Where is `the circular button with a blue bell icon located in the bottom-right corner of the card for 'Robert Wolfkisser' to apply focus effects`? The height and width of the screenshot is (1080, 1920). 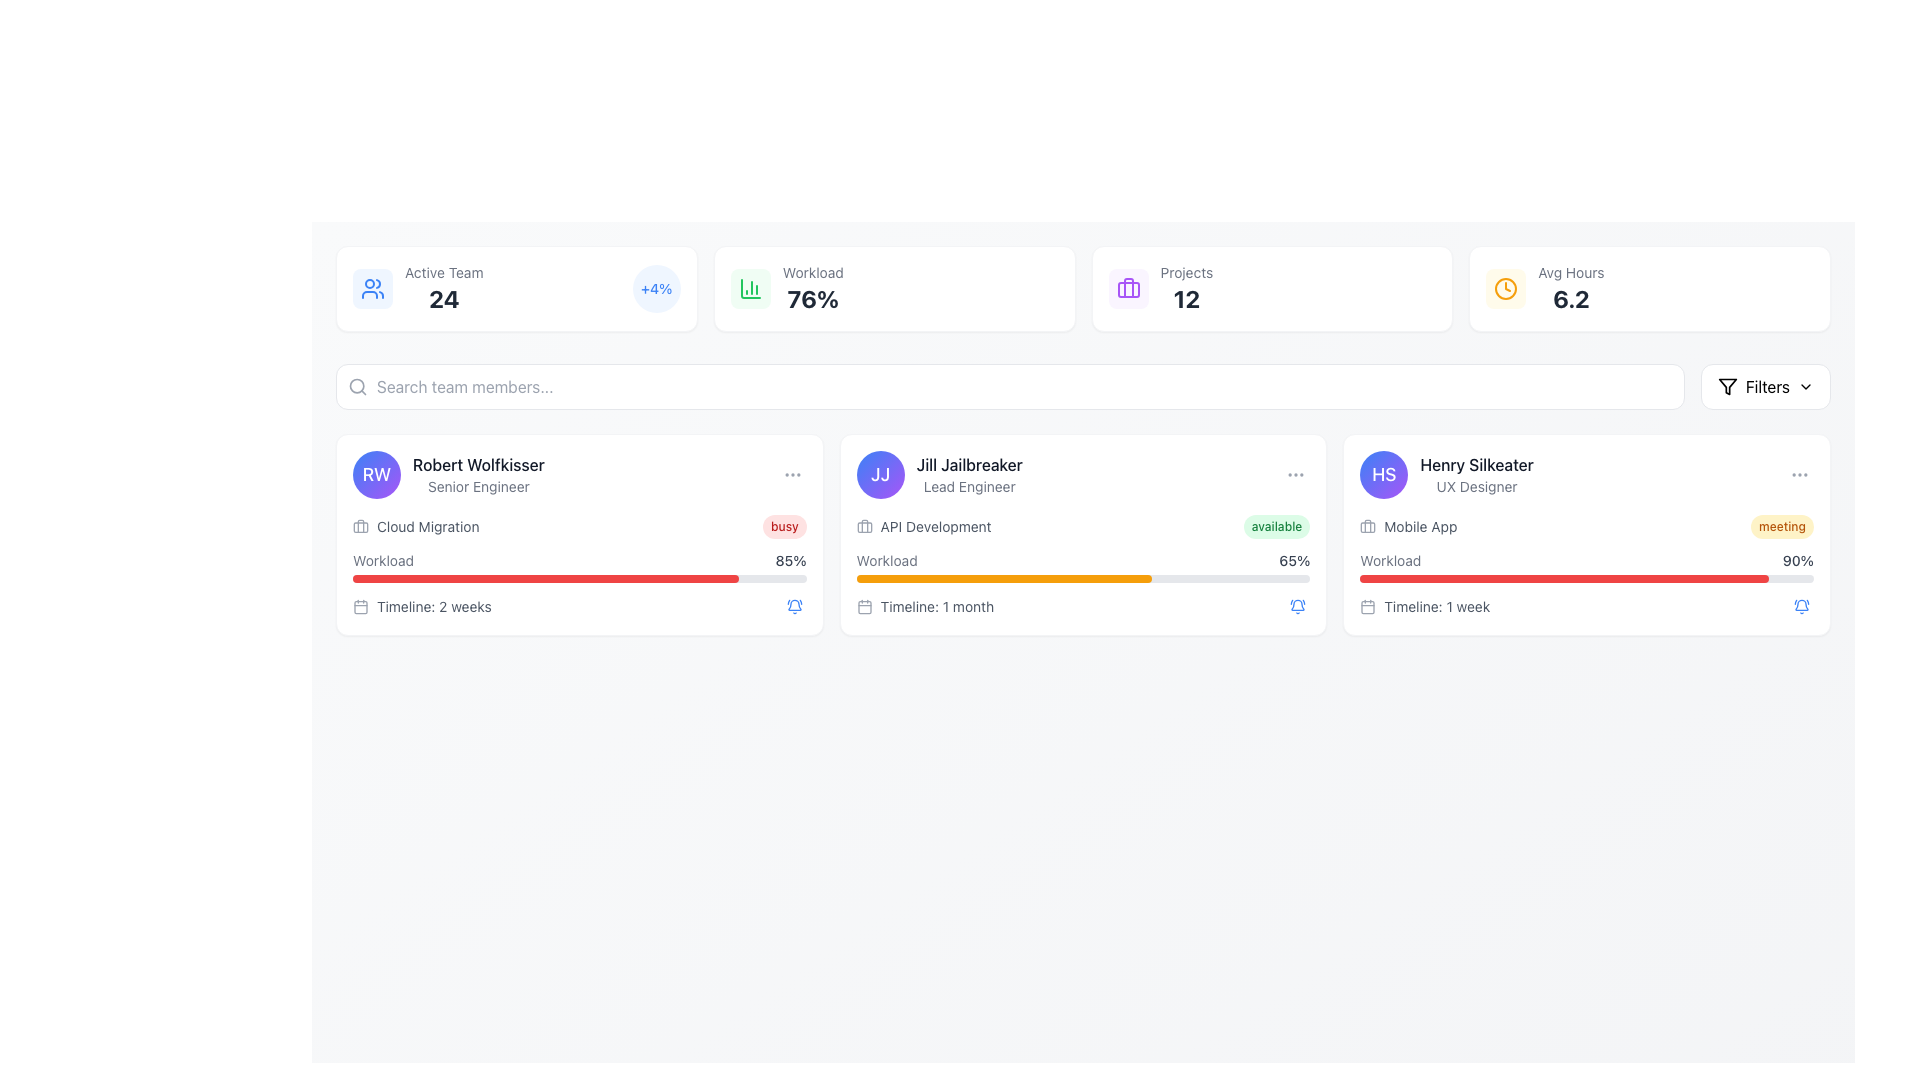
the circular button with a blue bell icon located in the bottom-right corner of the card for 'Robert Wolfkisser' to apply focus effects is located at coordinates (793, 605).